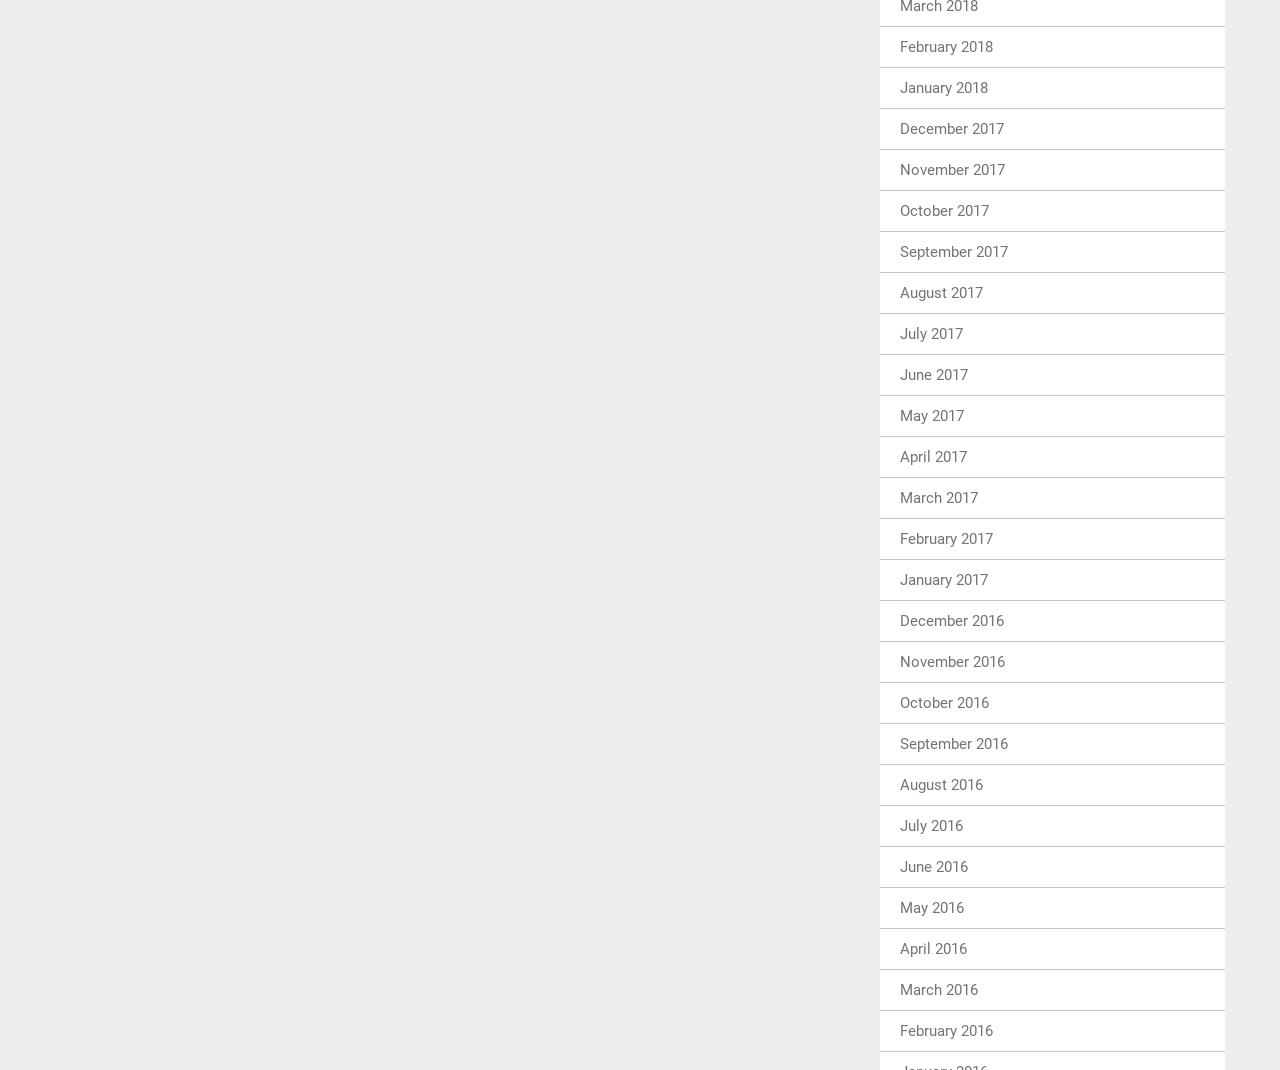 This screenshot has height=1070, width=1280. Describe the element at coordinates (940, 782) in the screenshot. I see `'August 2016'` at that location.